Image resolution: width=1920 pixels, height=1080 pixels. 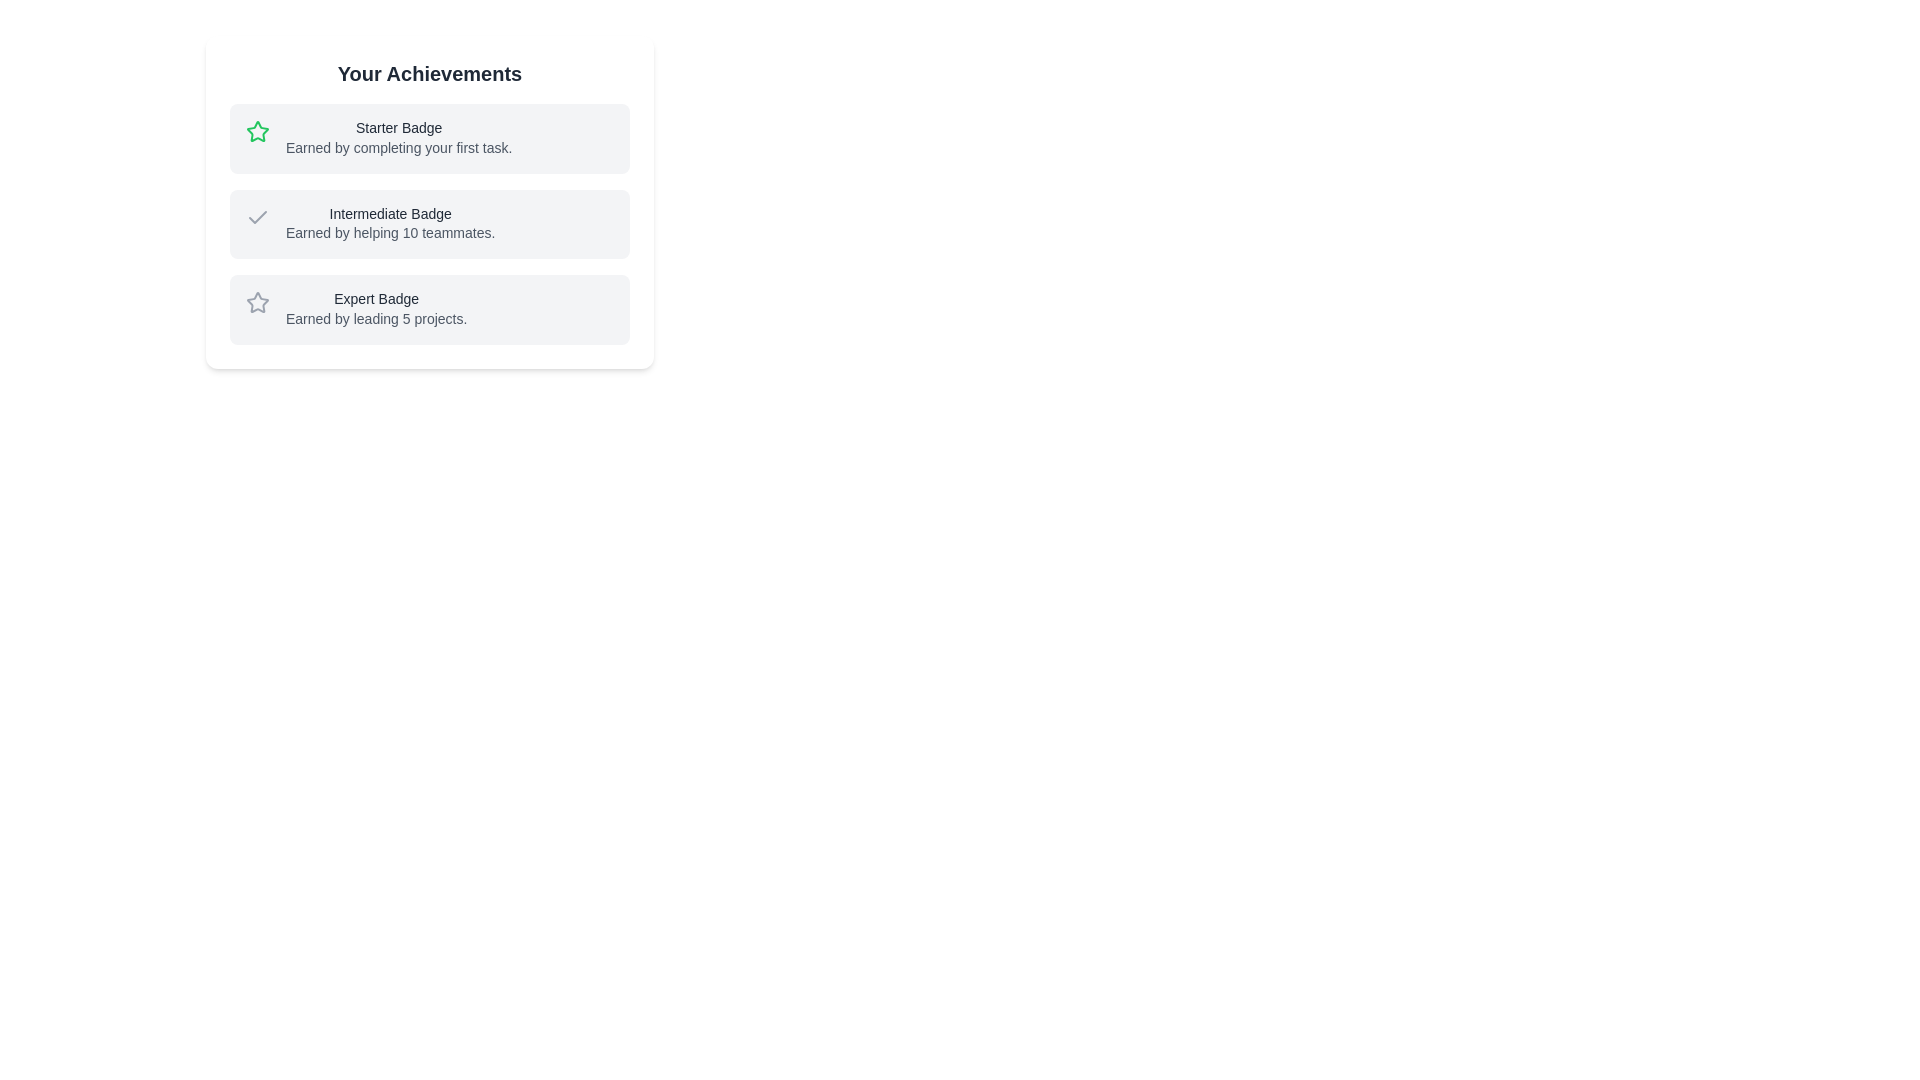 I want to click on the descriptive text element that explains how the 'Intermediate Badge' is earned, located as the second line under the 'Intermediate Badge' in the 'Your Achievements' section, so click(x=390, y=231).